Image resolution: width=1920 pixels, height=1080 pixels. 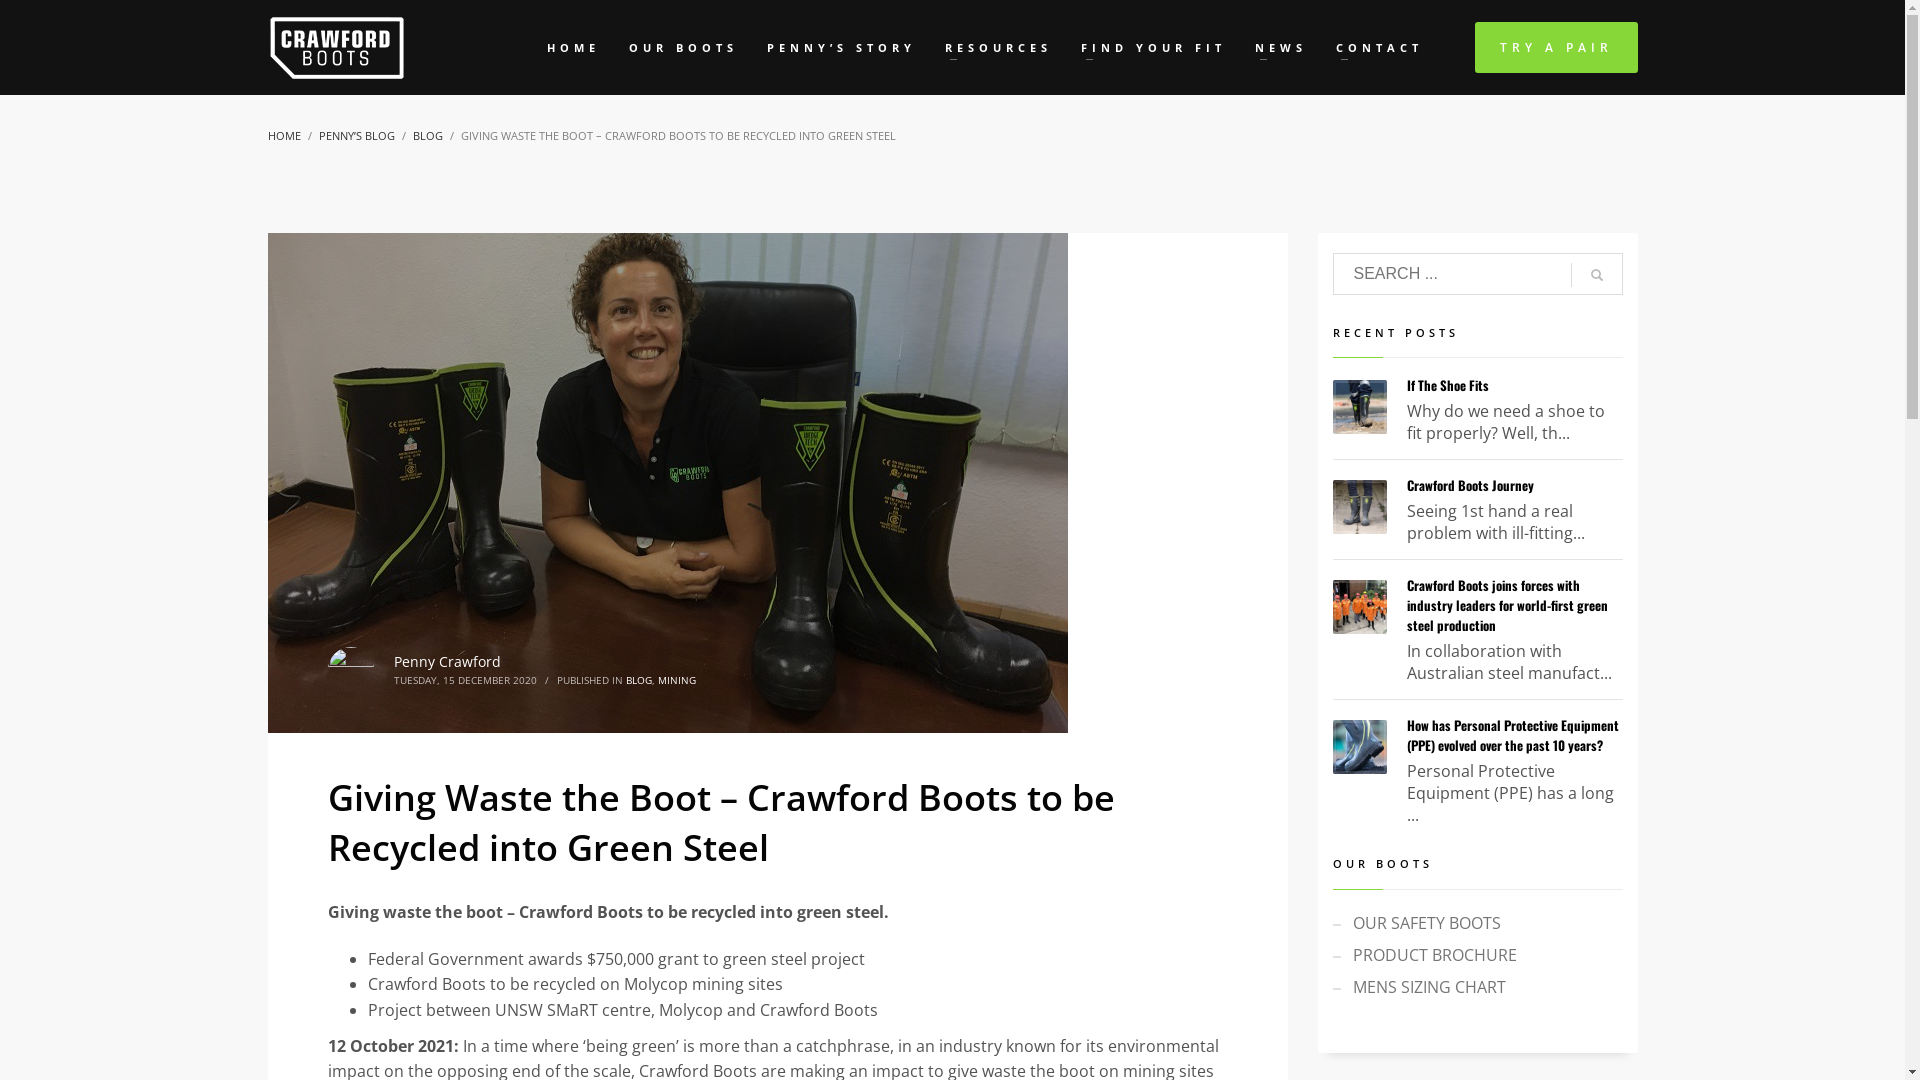 I want to click on 'go', so click(x=1595, y=274).